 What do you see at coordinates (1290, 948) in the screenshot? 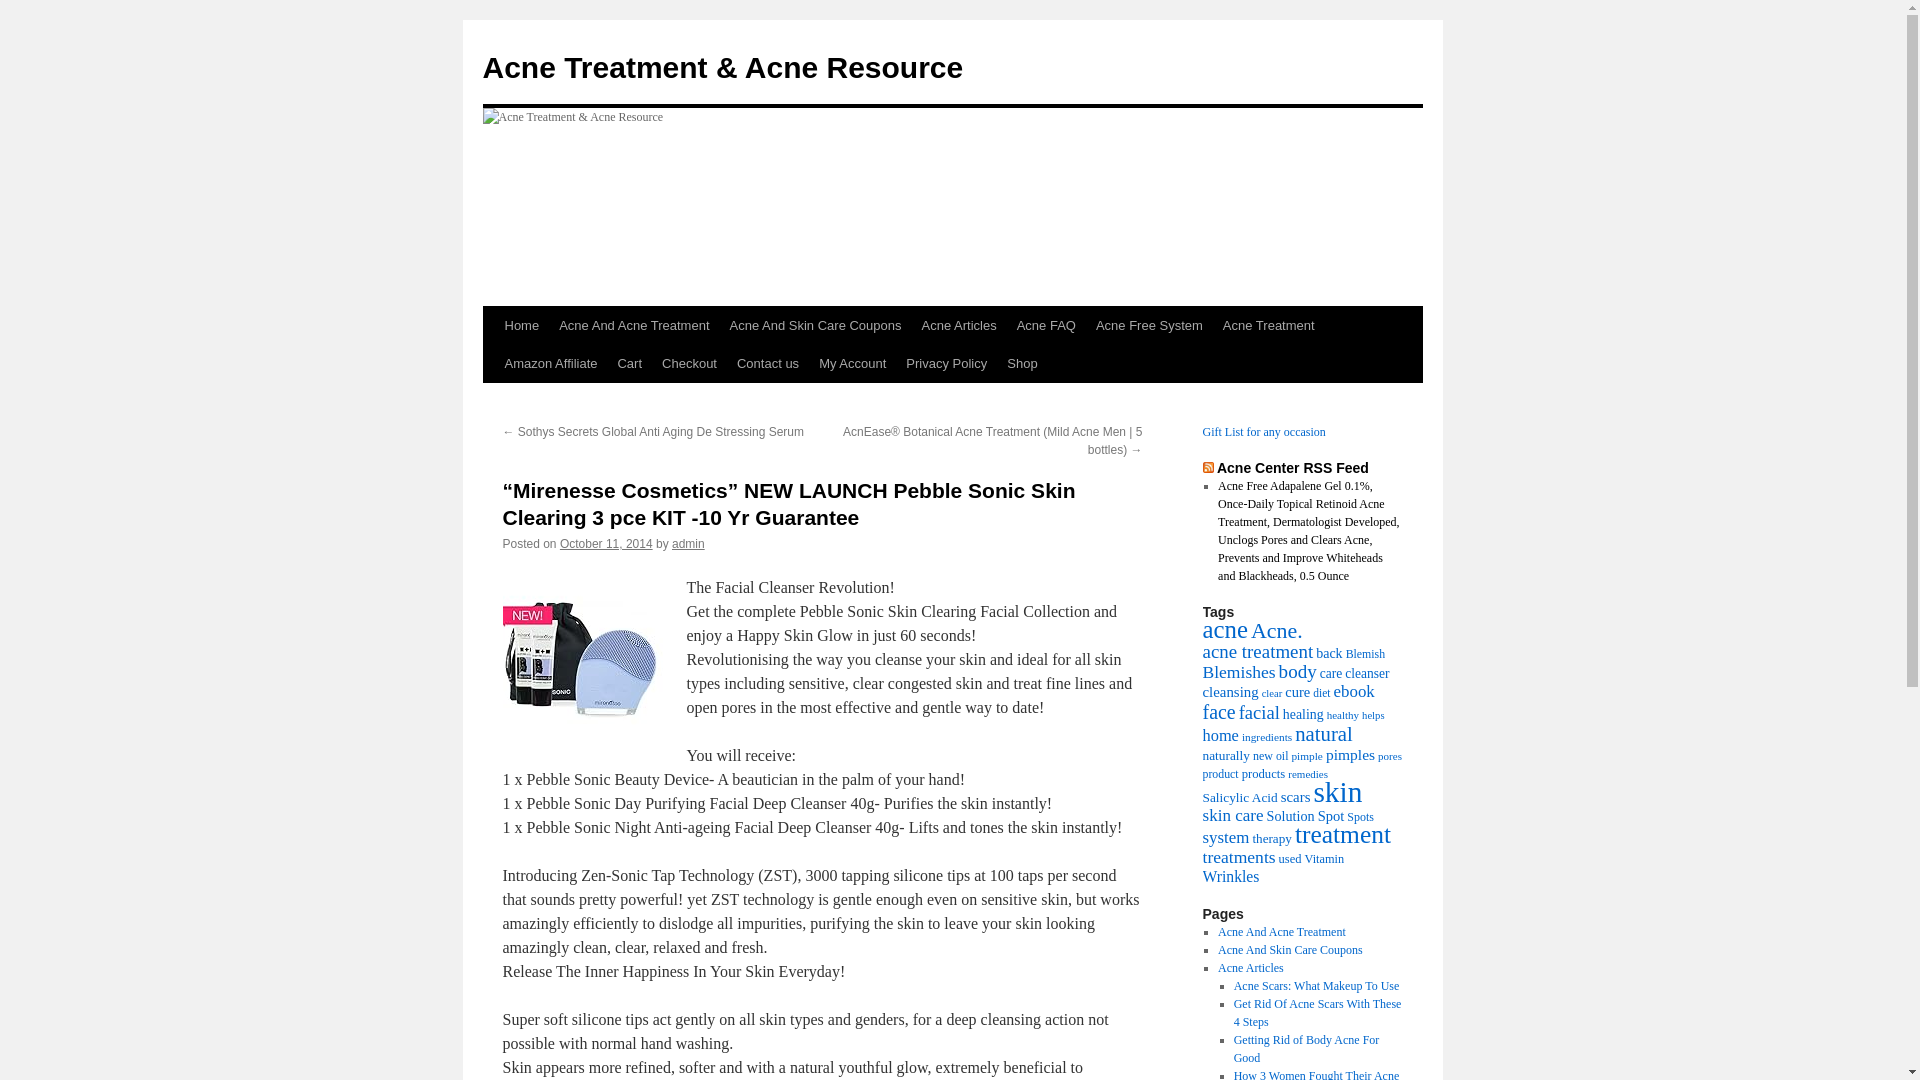
I see `'Acne And Skin Care Coupons'` at bounding box center [1290, 948].